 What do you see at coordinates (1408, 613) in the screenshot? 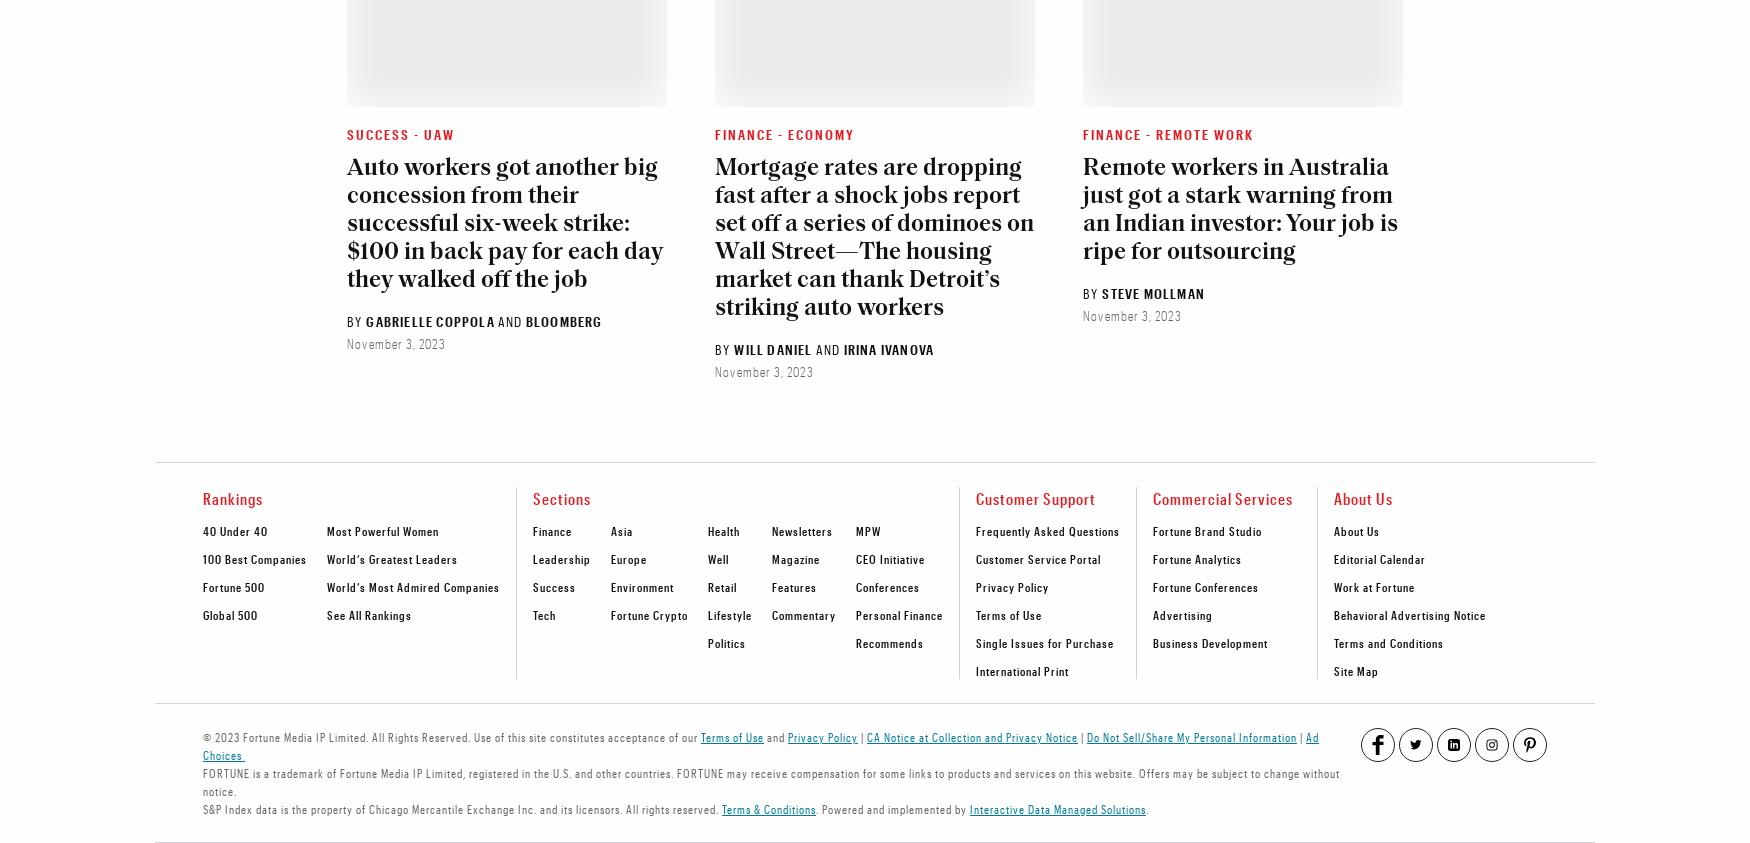
I see `'Behavioral Advertising Notice'` at bounding box center [1408, 613].